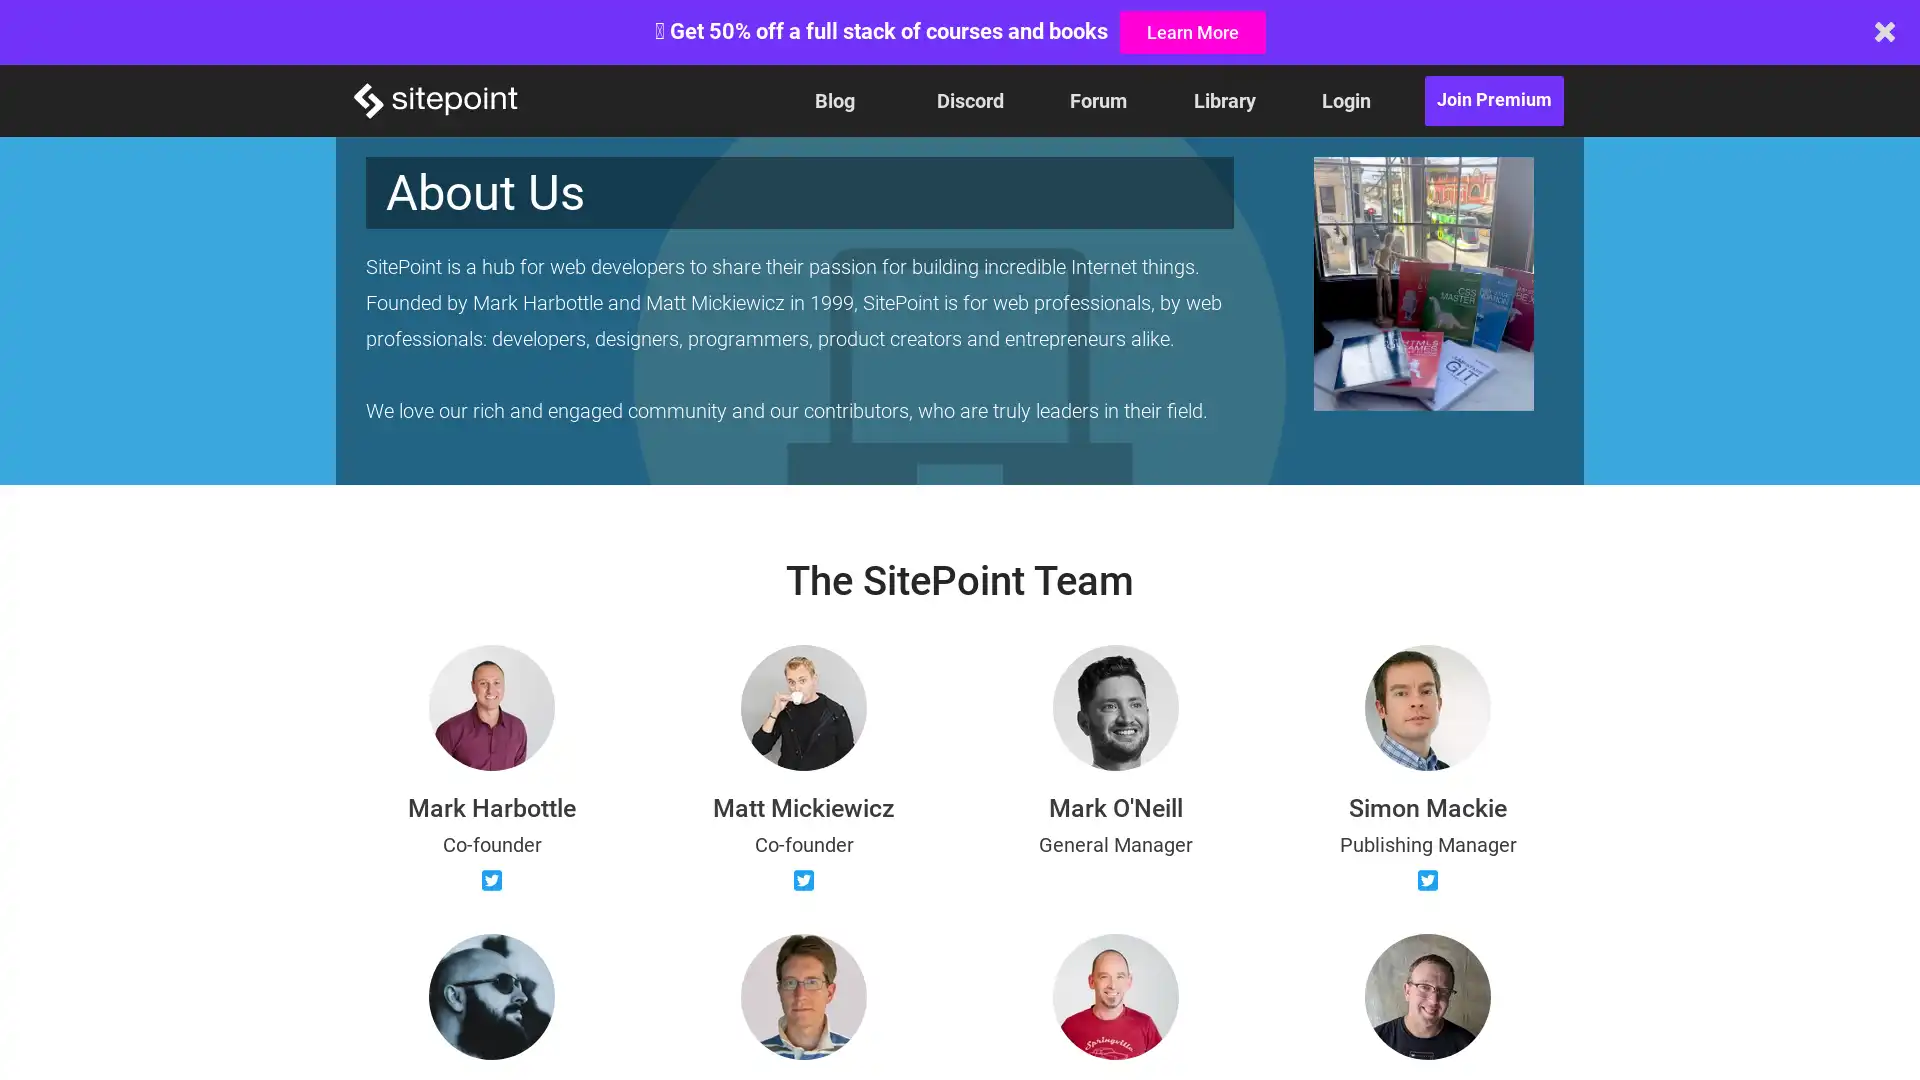 This screenshot has height=1080, width=1920. I want to click on Aria Close Button, so click(1884, 31).